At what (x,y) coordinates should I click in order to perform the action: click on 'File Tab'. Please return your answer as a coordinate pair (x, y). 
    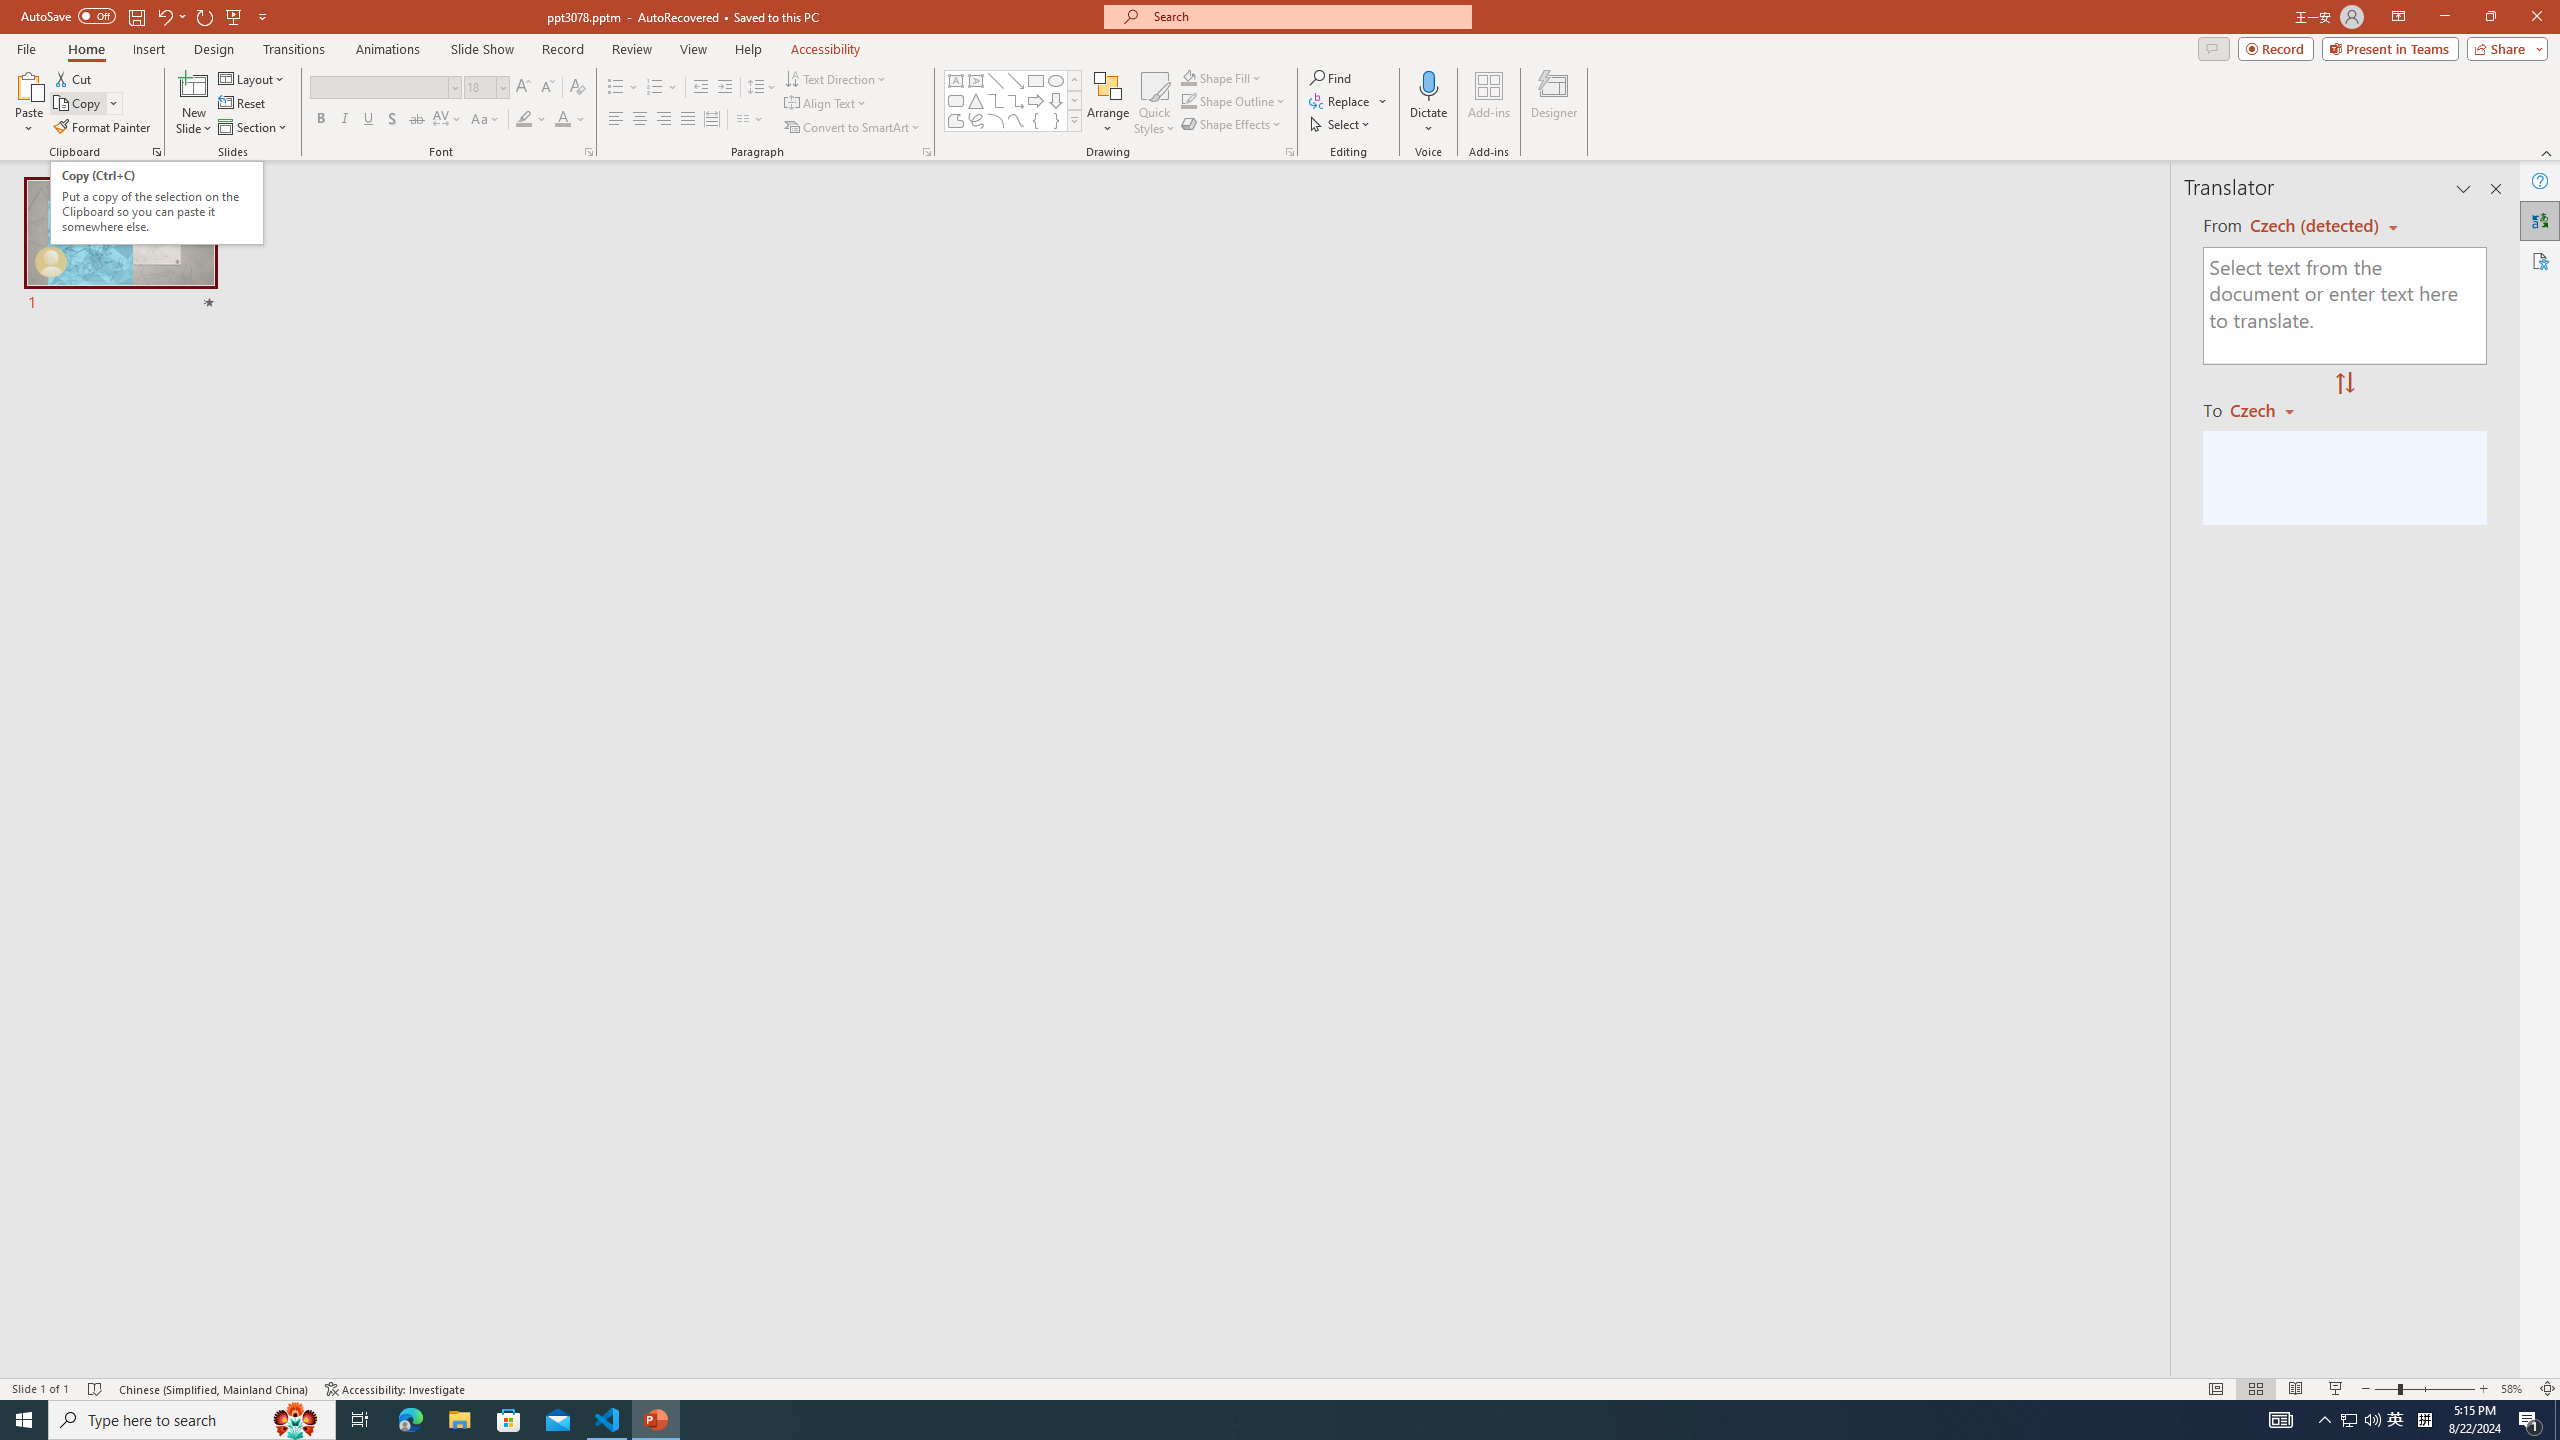
    Looking at the image, I should click on (25, 47).